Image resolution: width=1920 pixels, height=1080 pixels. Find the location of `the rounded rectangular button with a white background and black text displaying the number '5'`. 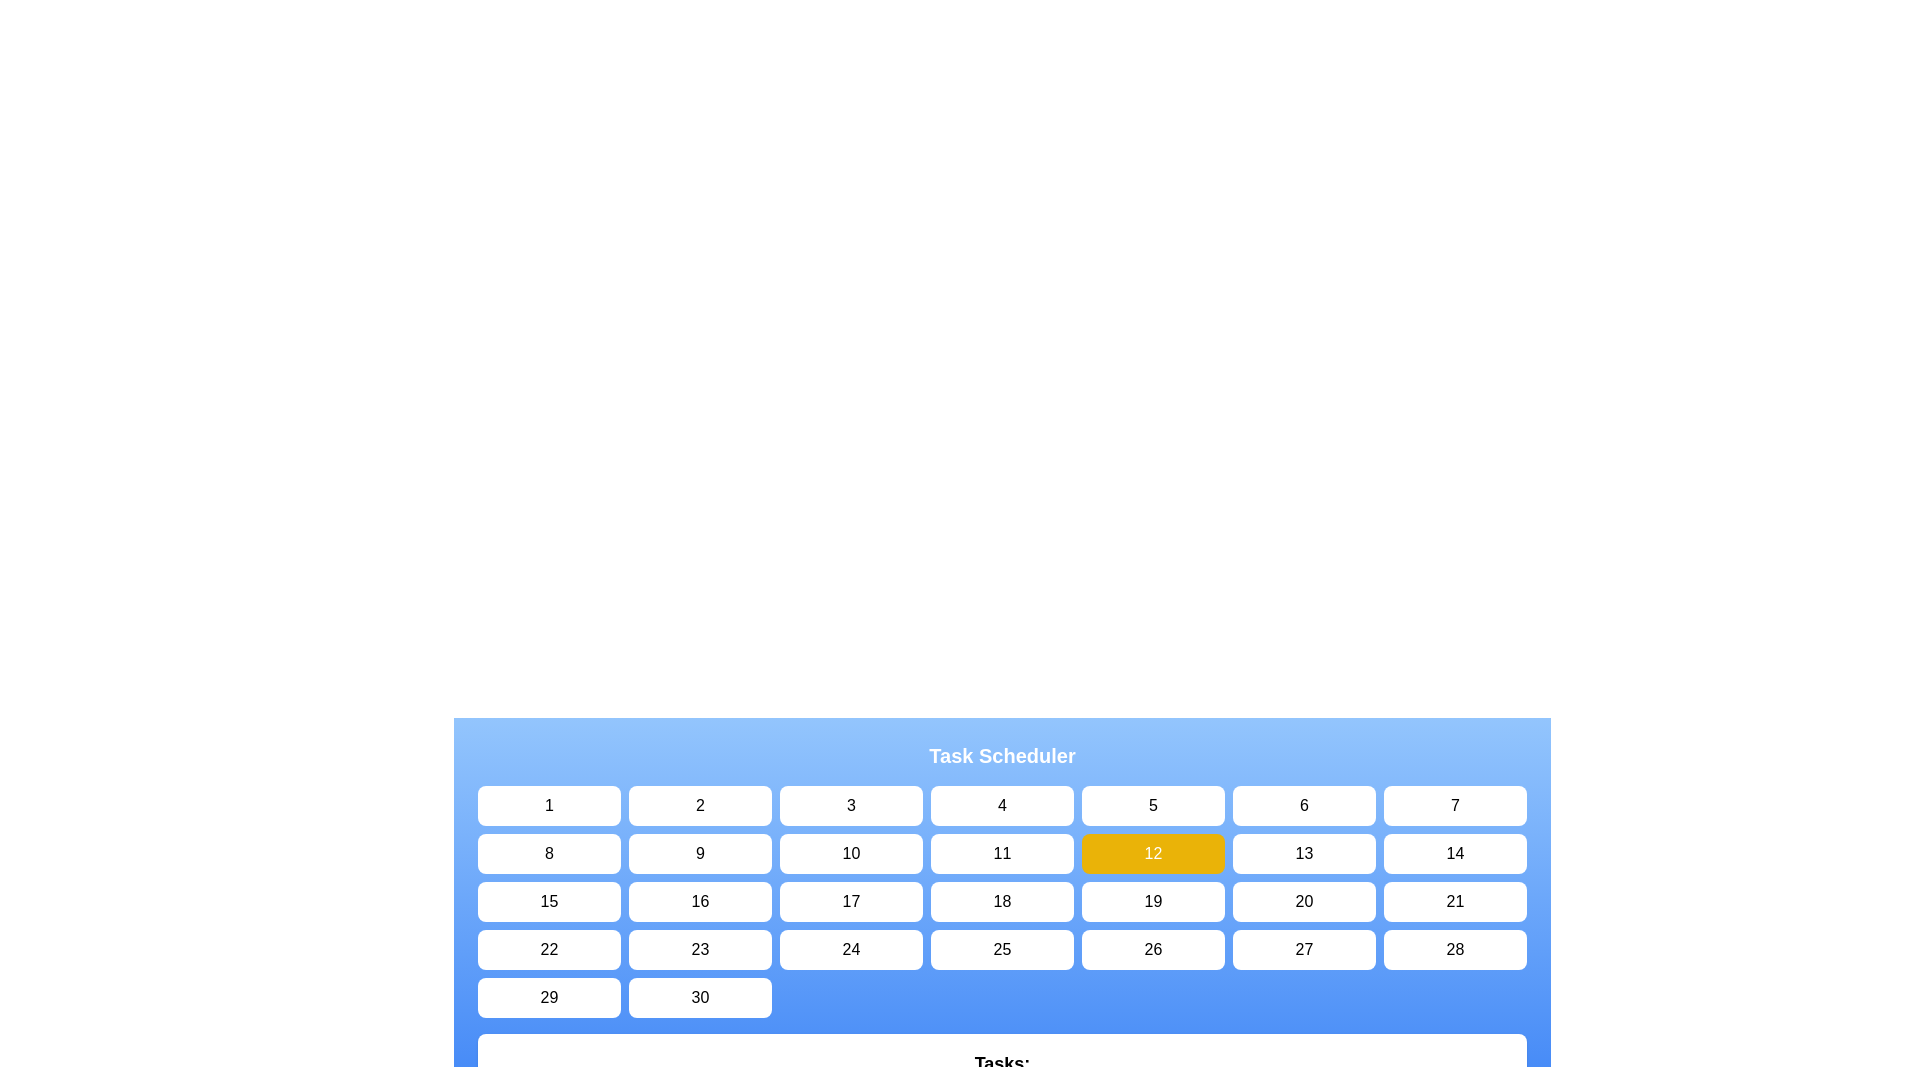

the rounded rectangular button with a white background and black text displaying the number '5' is located at coordinates (1153, 805).